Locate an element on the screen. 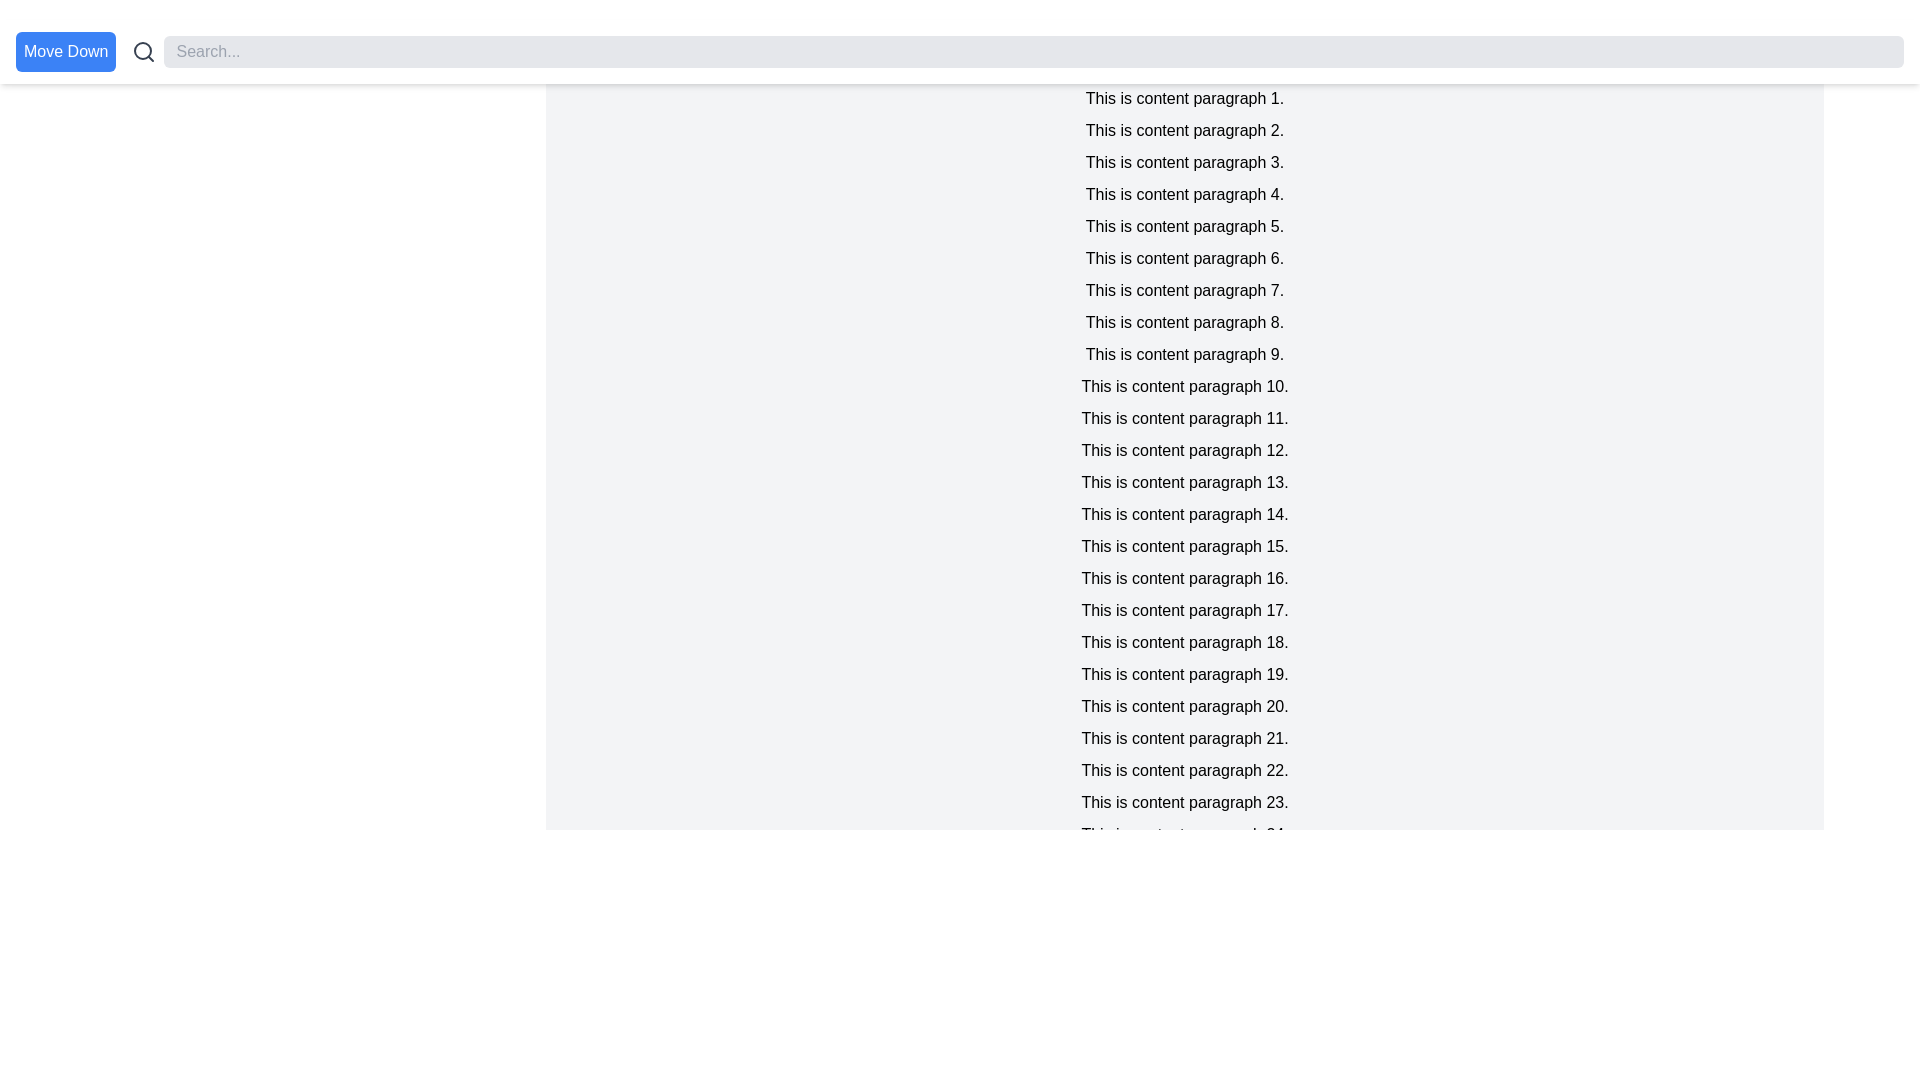 This screenshot has width=1920, height=1080. the text block containing 'This is content paragraph 20.' which is the twentieth element in a vertically organized list of paragraphs is located at coordinates (1185, 705).